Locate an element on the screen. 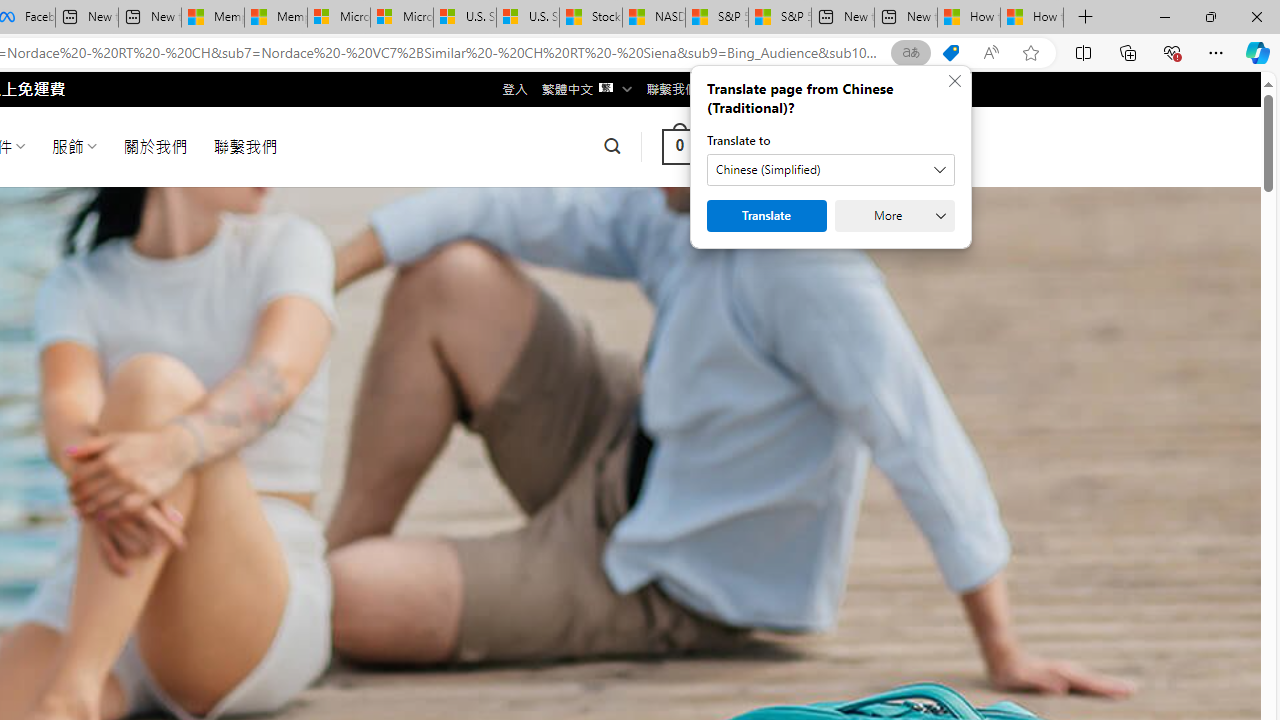 Image resolution: width=1280 pixels, height=720 pixels. 'Translate to' is located at coordinates (830, 168).